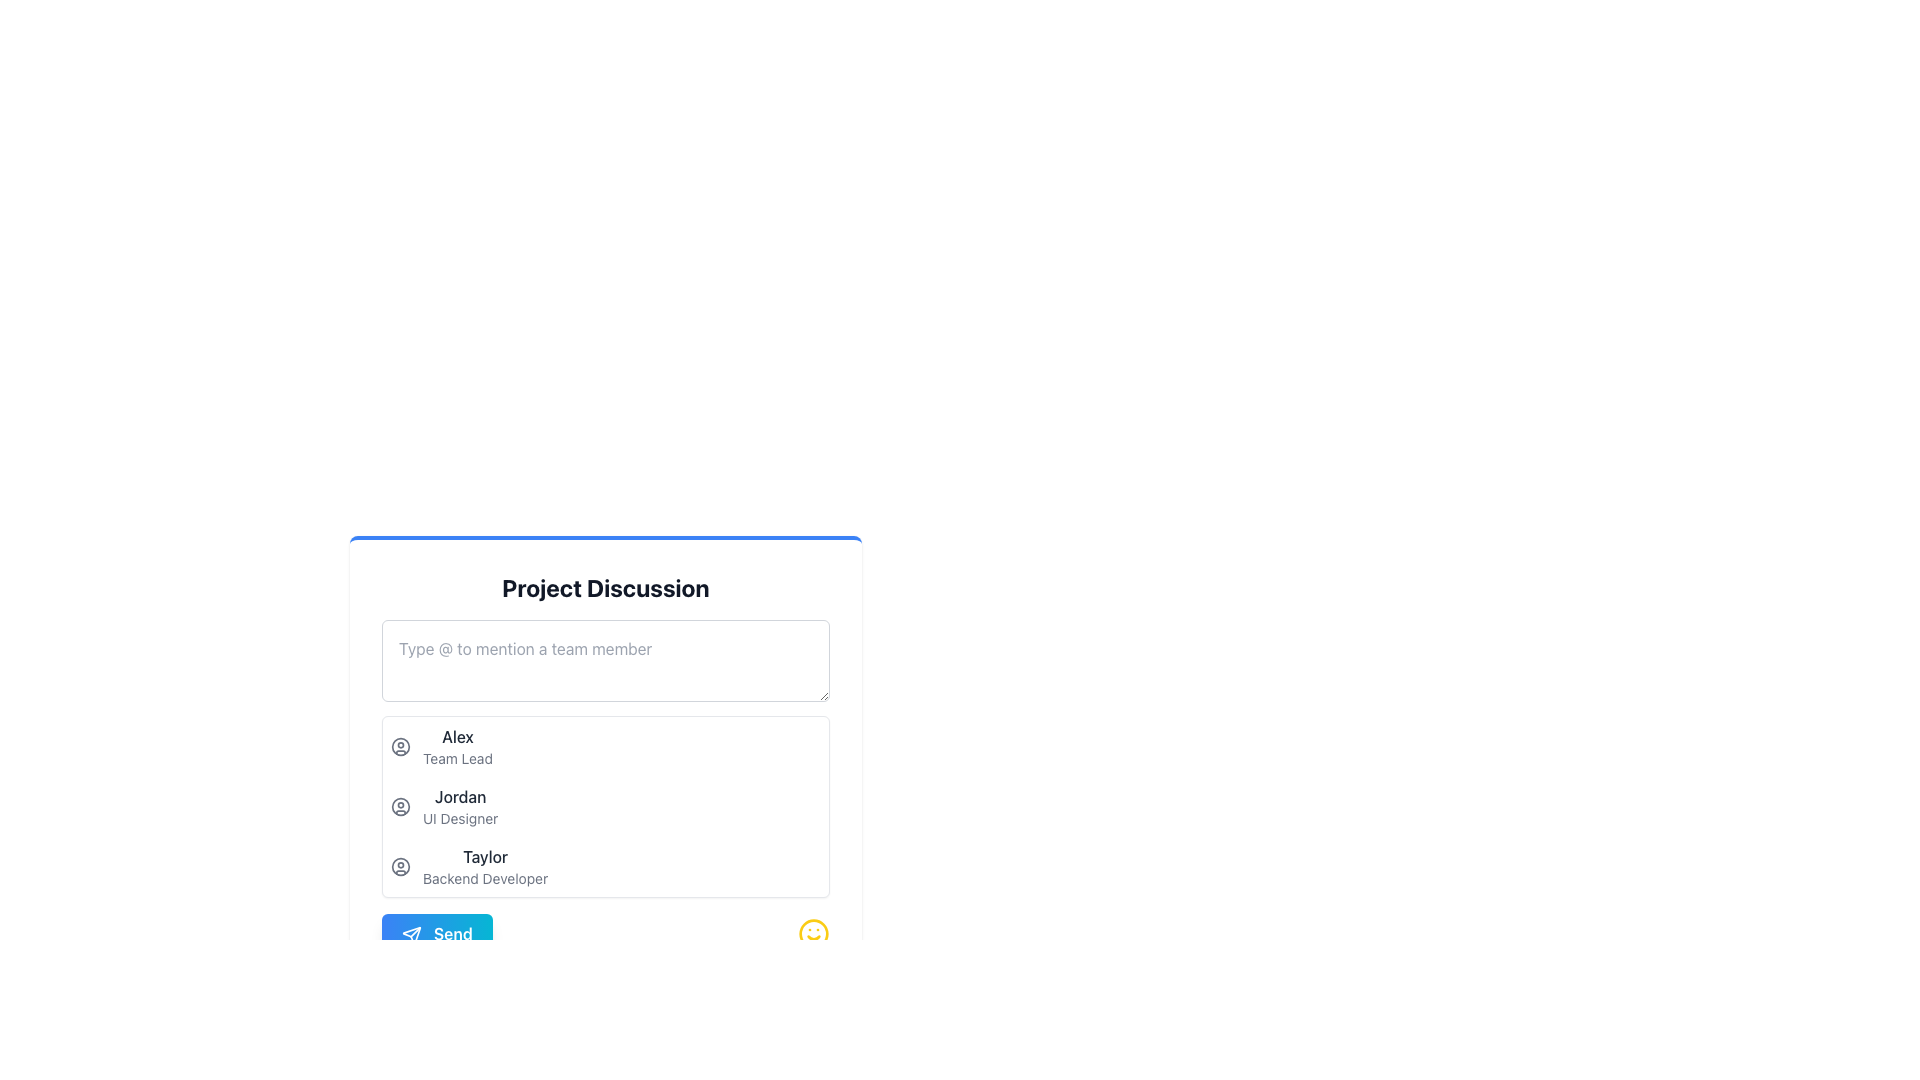  What do you see at coordinates (459, 818) in the screenshot?
I see `the 'UI Designer' text label located below the name 'Jordan' in the list interface` at bounding box center [459, 818].